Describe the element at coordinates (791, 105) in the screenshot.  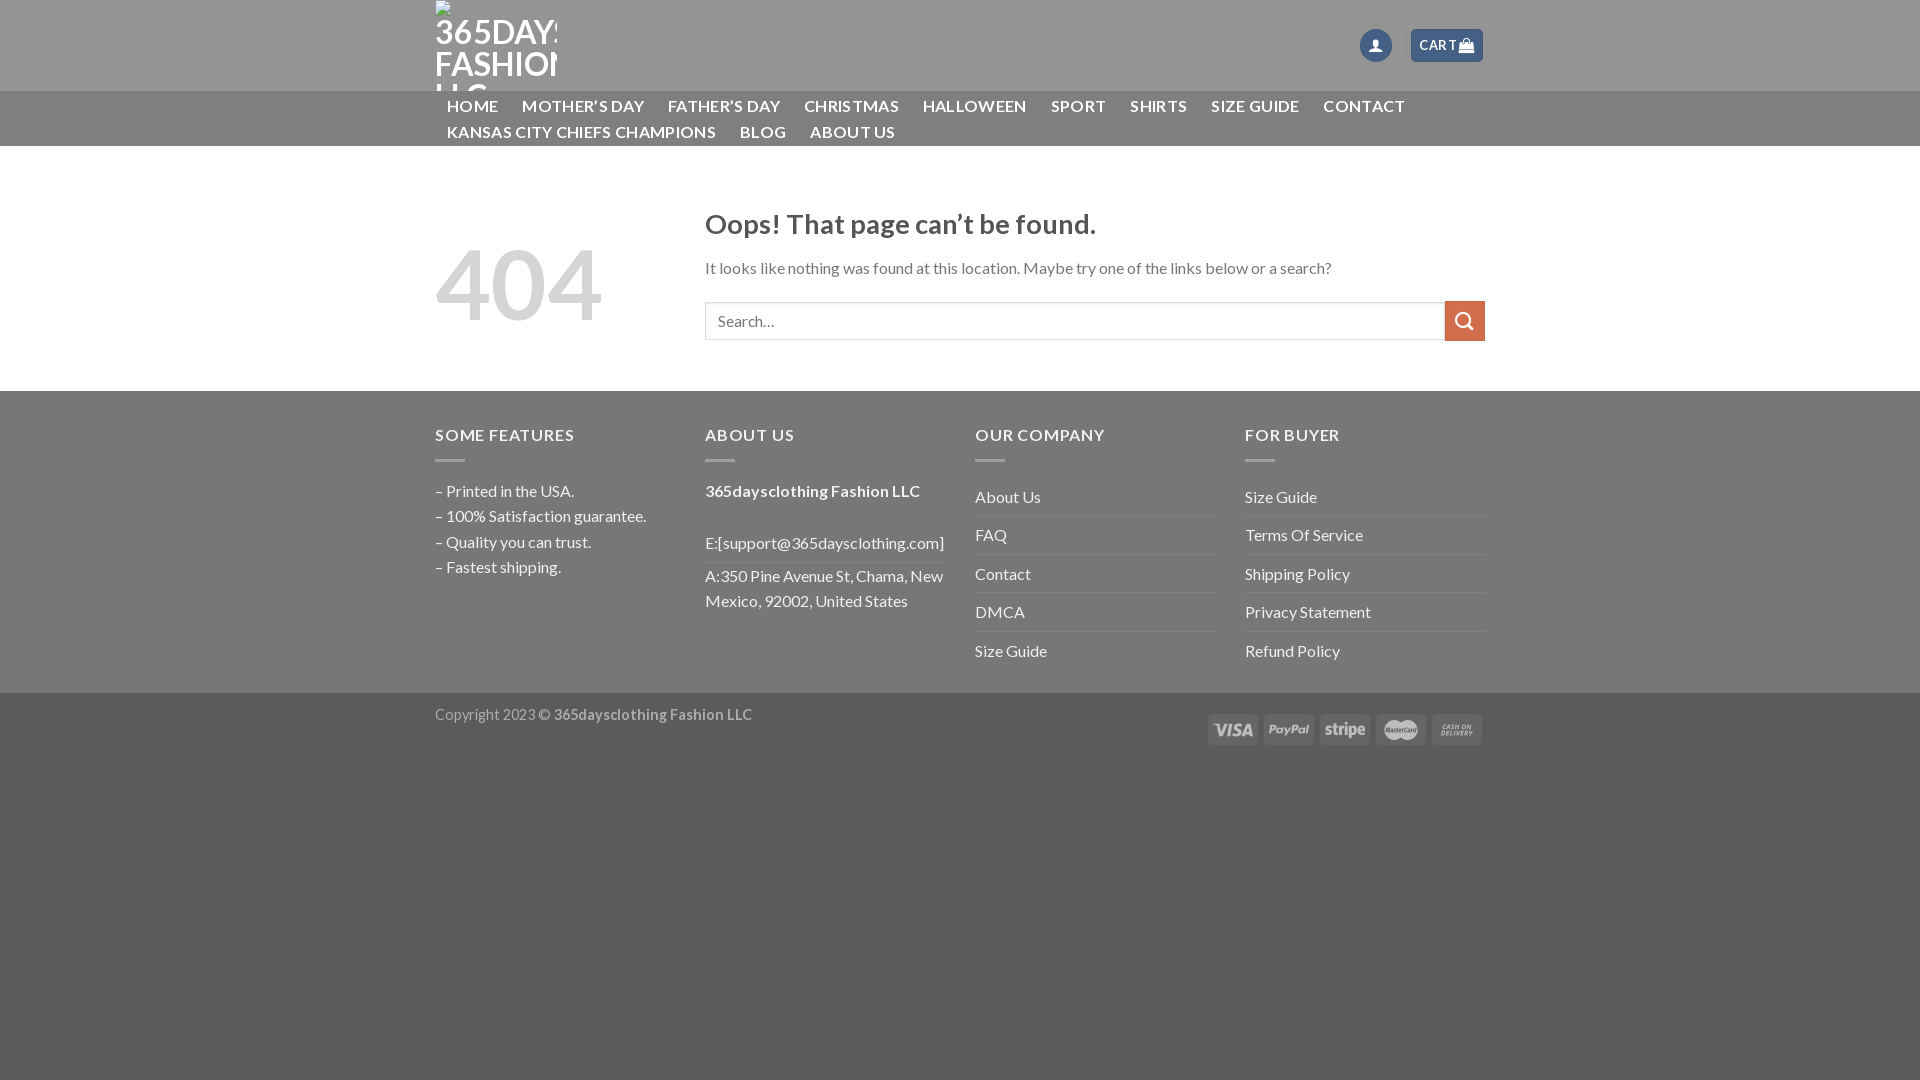
I see `'CHRISTMAS'` at that location.